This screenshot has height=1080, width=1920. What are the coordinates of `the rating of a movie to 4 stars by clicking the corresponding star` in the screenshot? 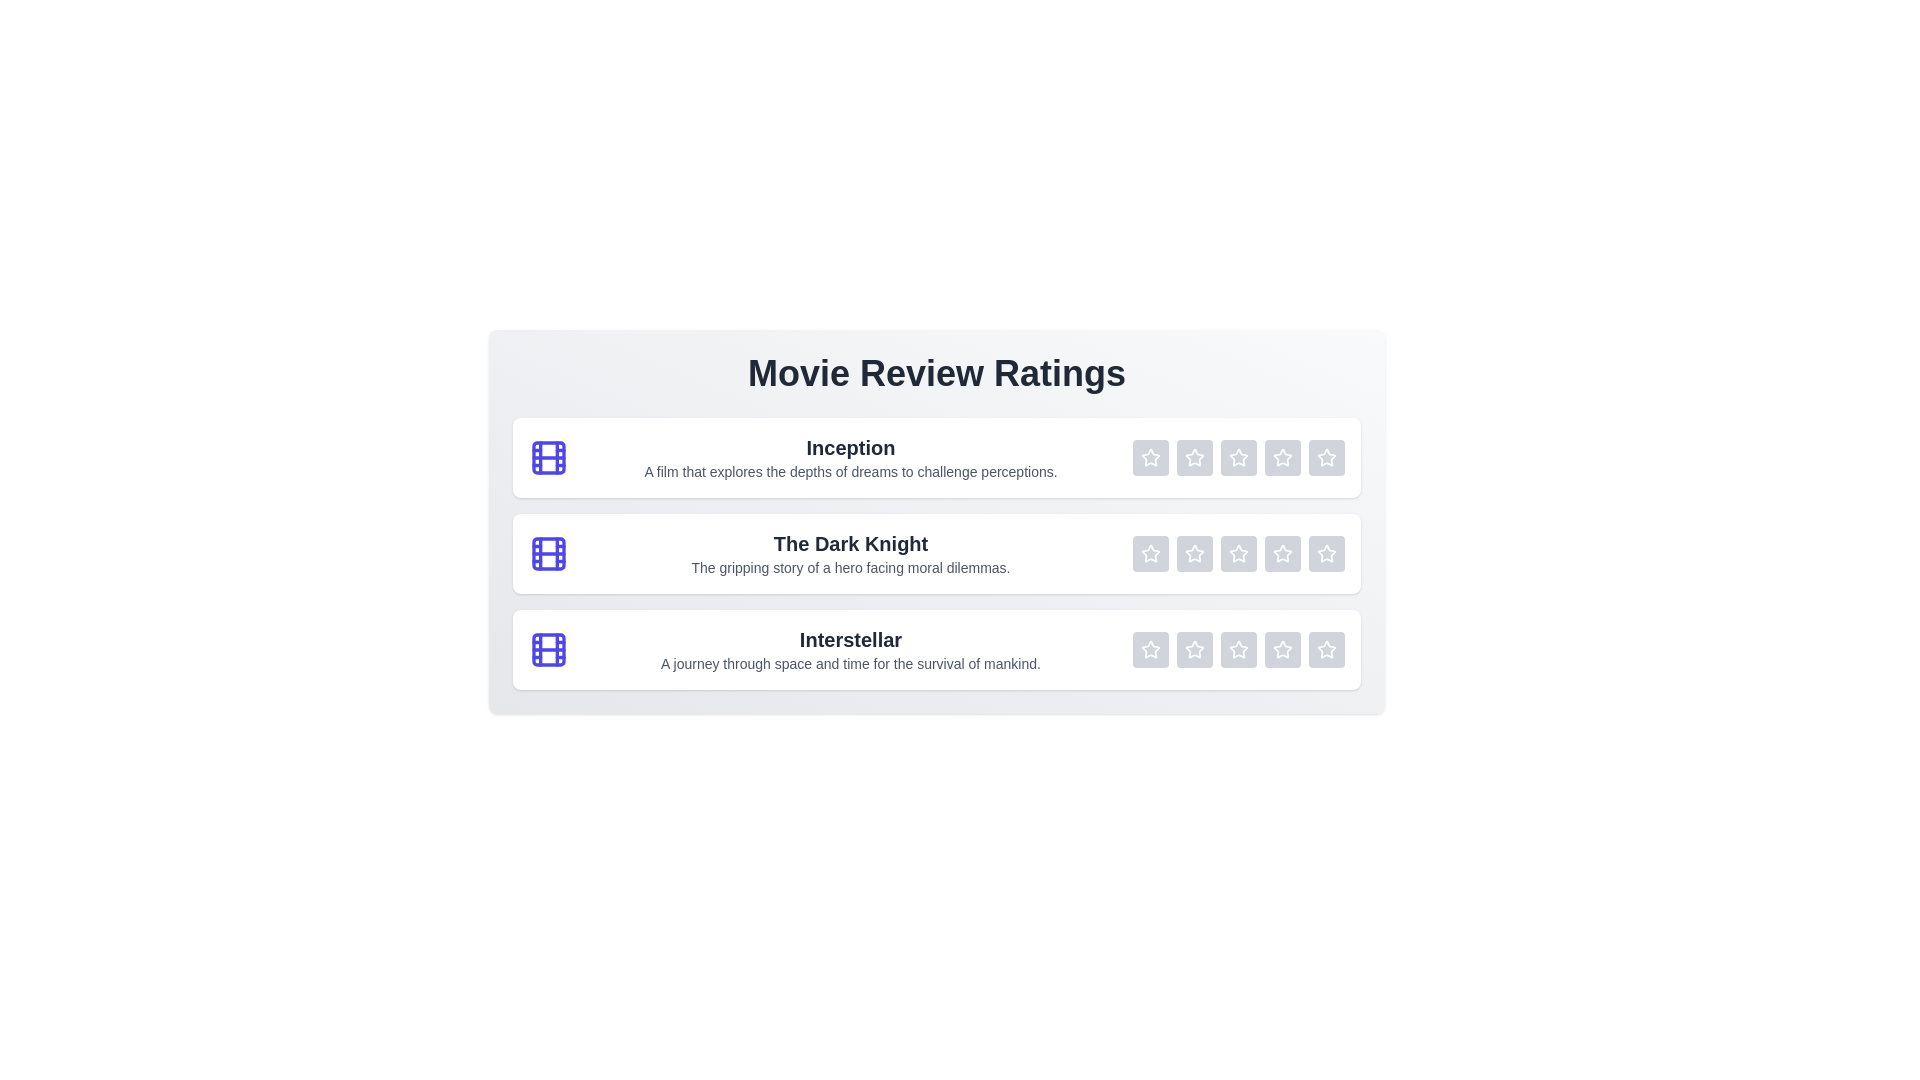 It's located at (1282, 458).